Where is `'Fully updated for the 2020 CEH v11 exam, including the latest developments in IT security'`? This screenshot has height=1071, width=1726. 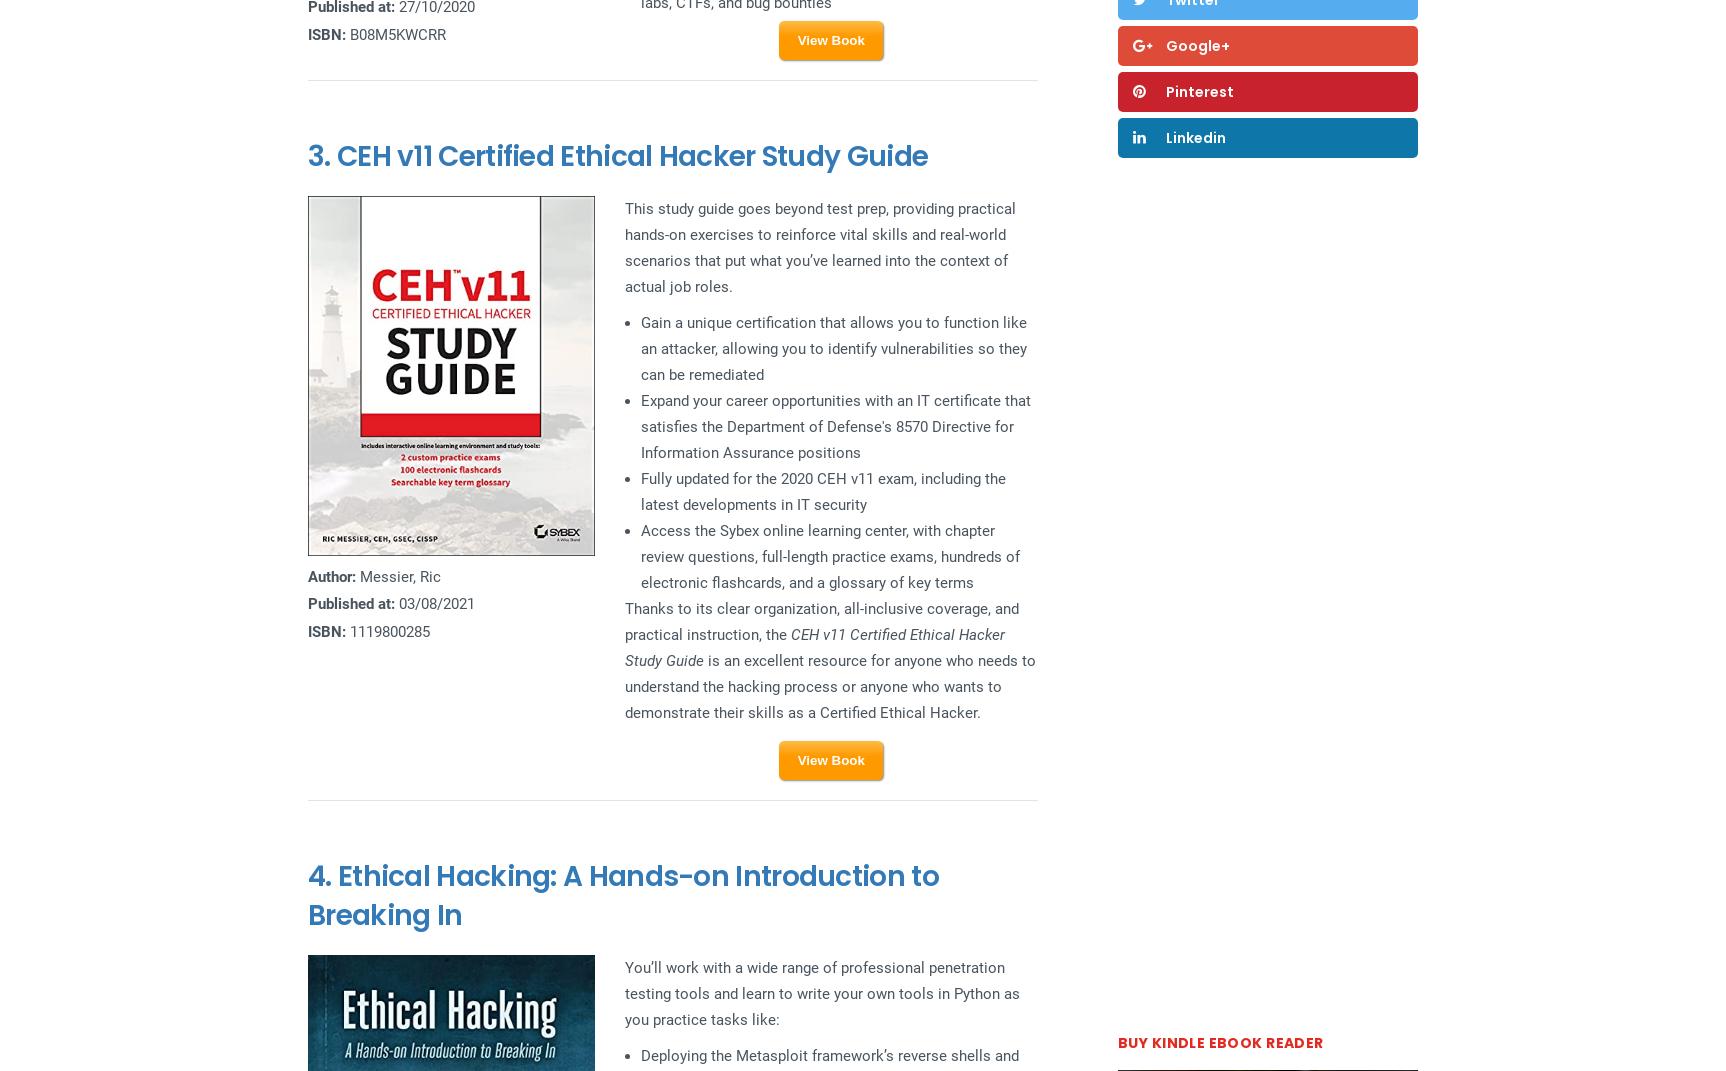
'Fully updated for the 2020 CEH v11 exam, including the latest developments in IT security' is located at coordinates (821, 491).